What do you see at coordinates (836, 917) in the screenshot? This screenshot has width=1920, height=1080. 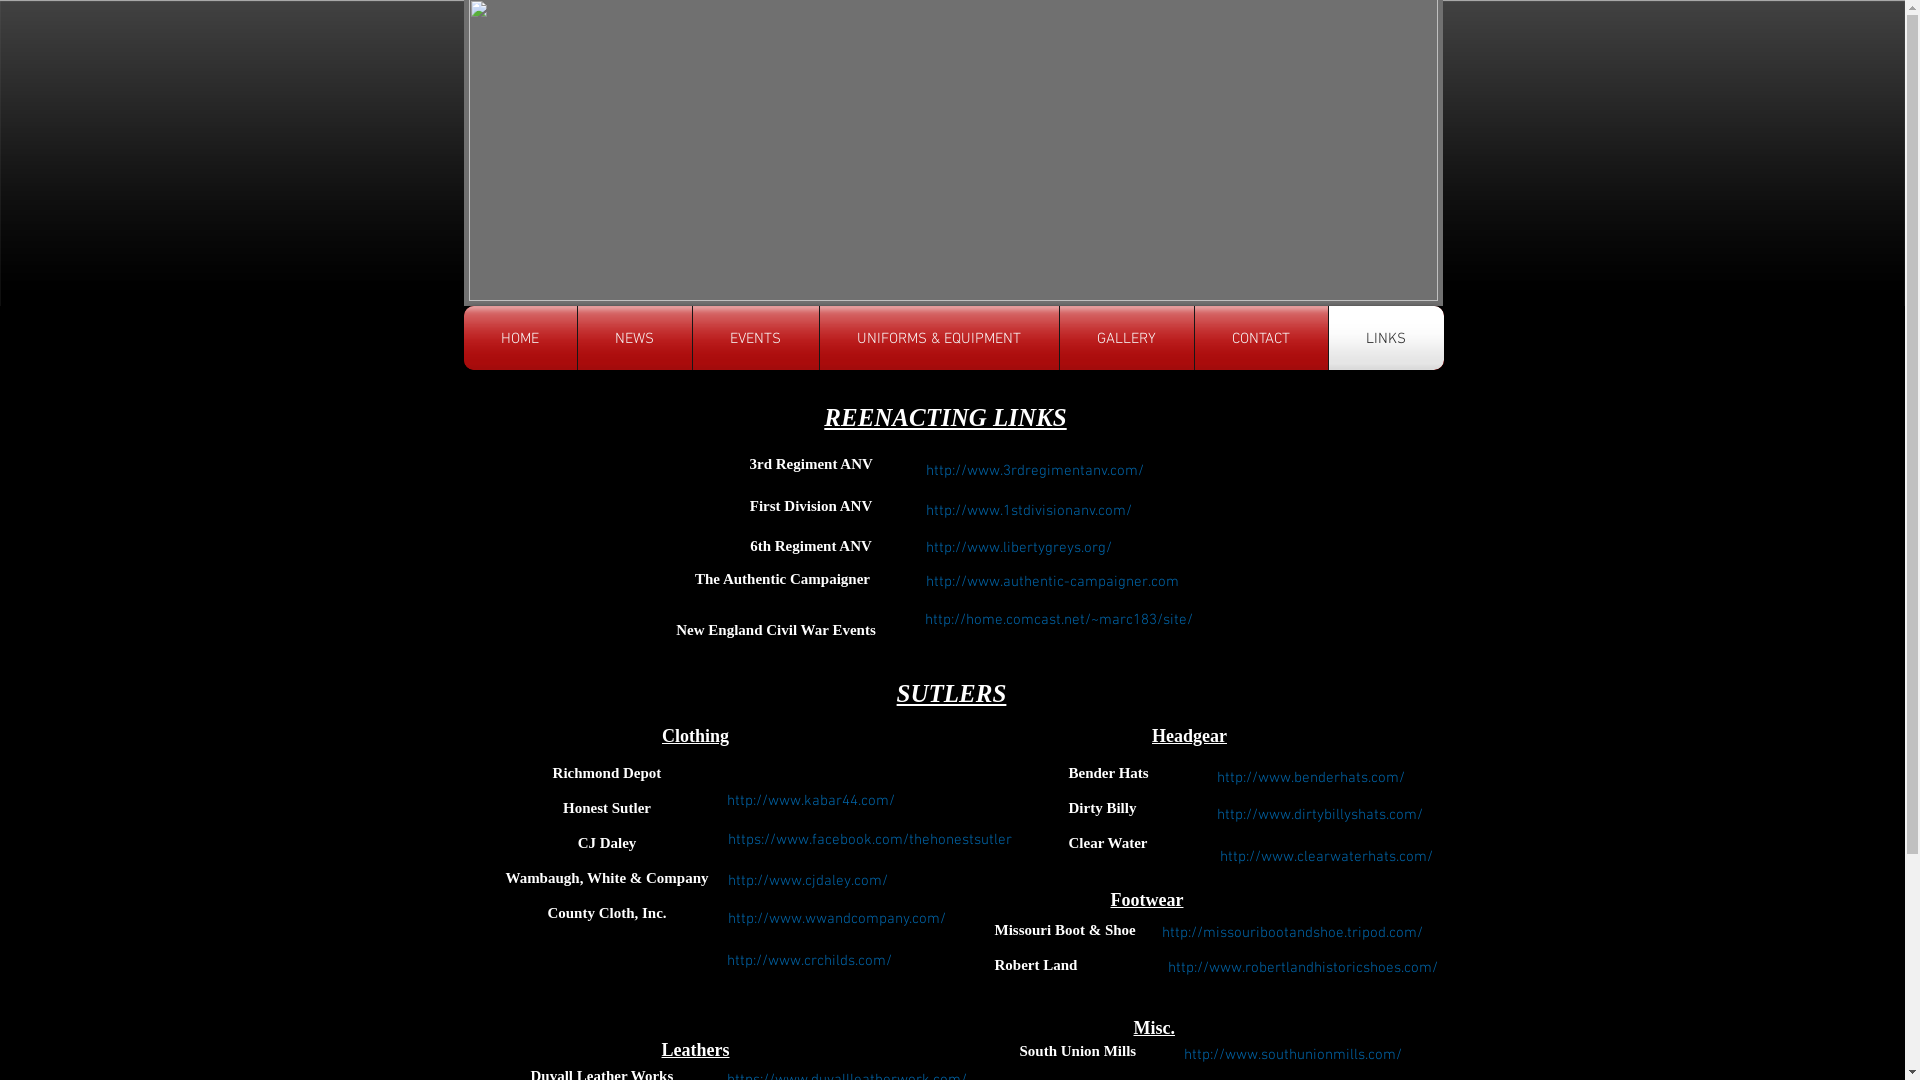 I see `'http://www.wwandcompany.com/'` at bounding box center [836, 917].